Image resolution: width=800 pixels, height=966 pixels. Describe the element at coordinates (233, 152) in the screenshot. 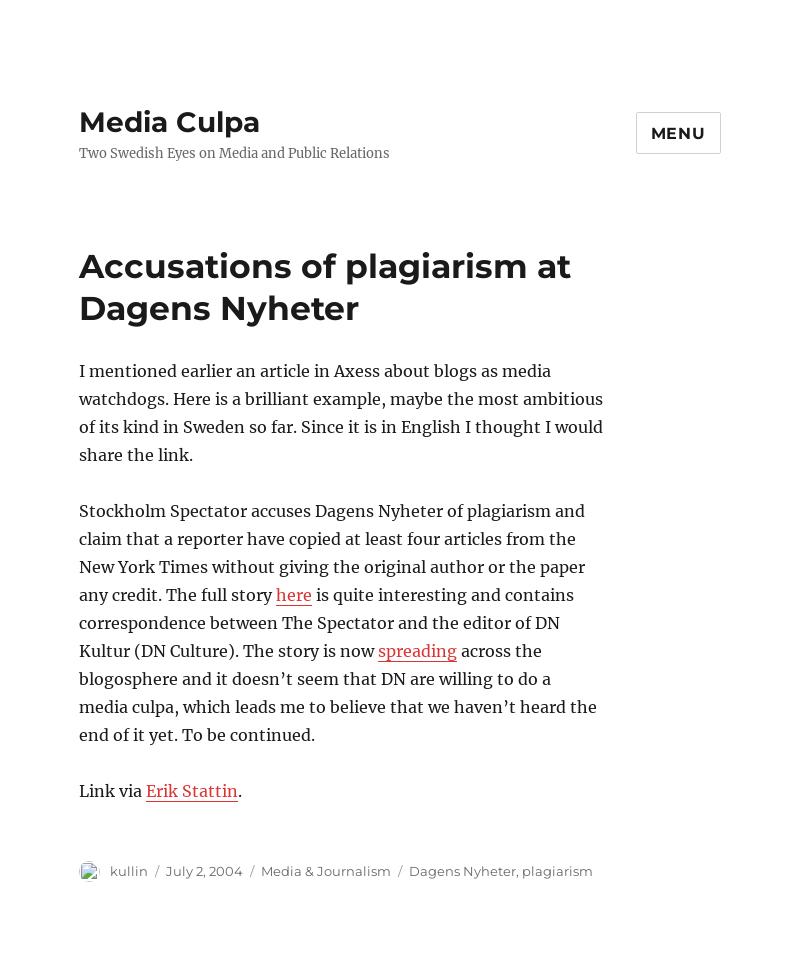

I see `'Two Swedish Eyes on Media and Public Relations'` at that location.